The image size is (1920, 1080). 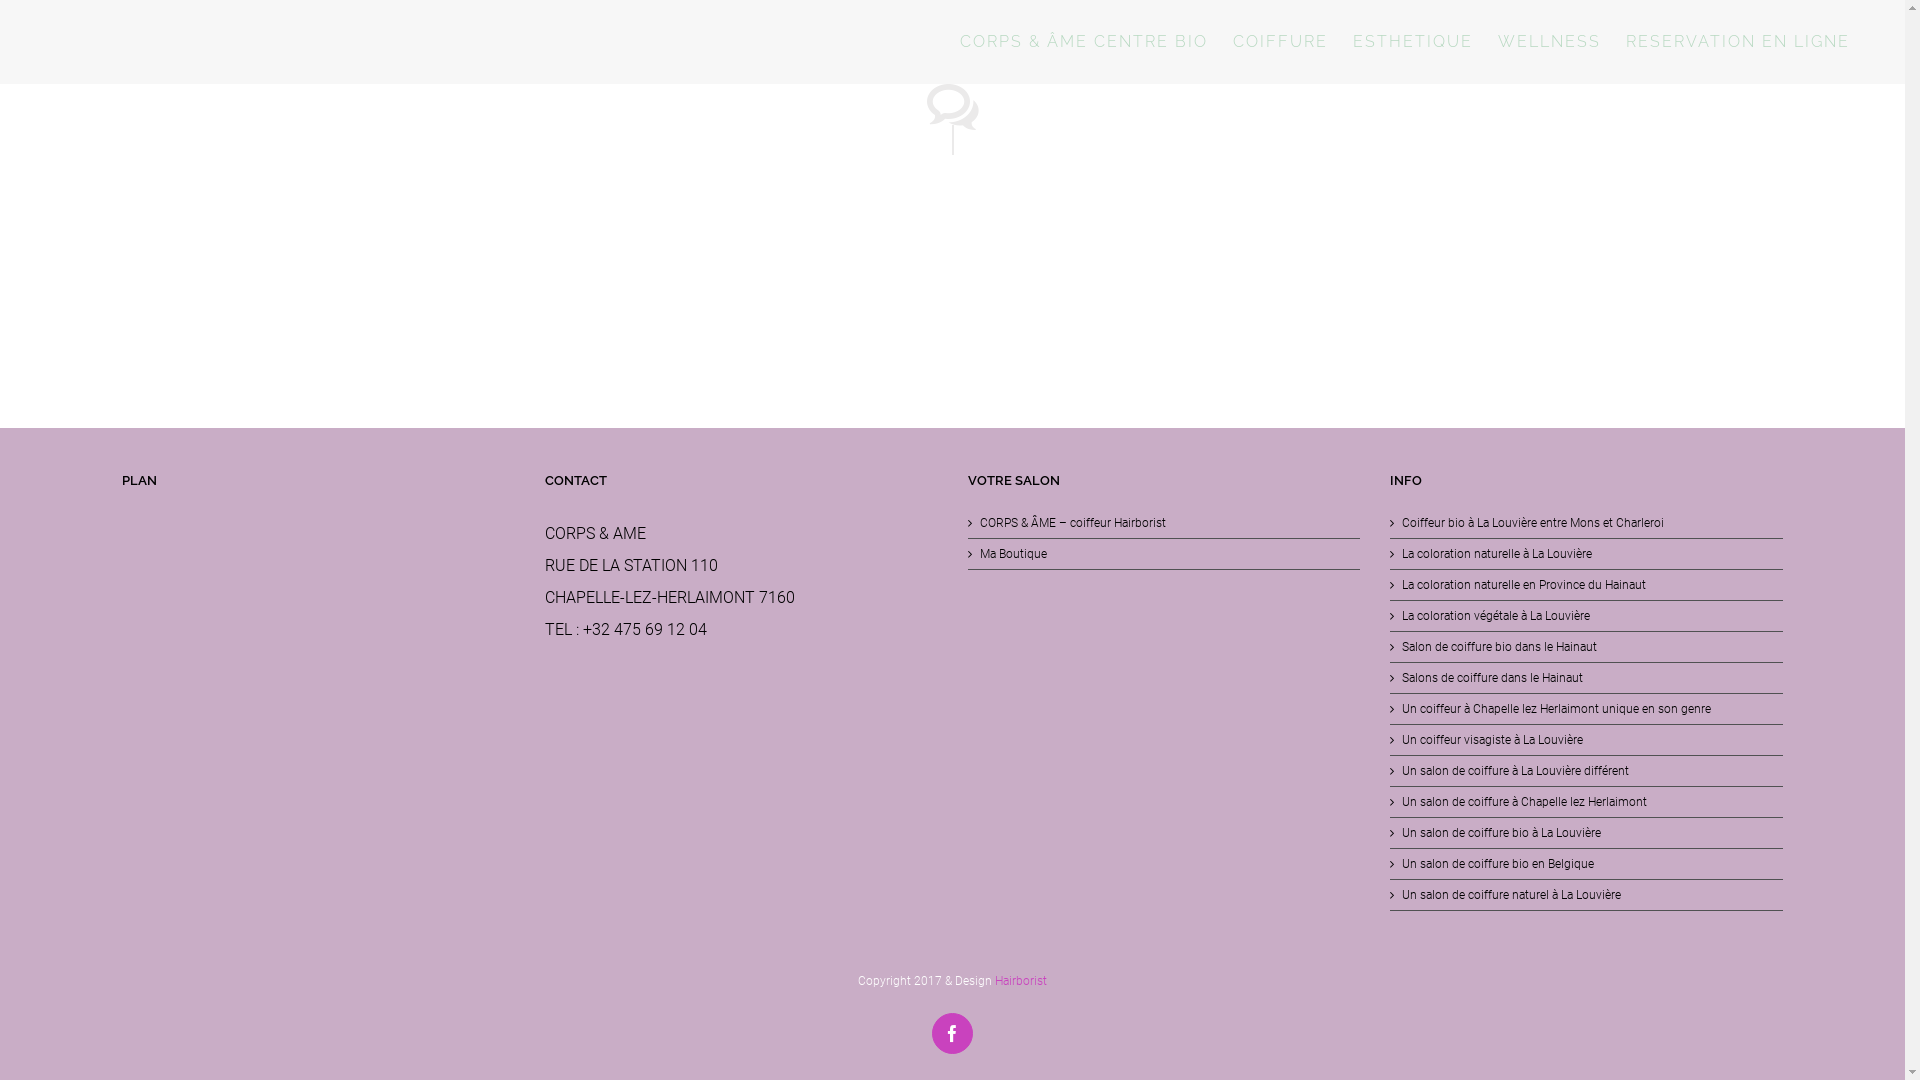 What do you see at coordinates (994, 979) in the screenshot?
I see `'Hairborist'` at bounding box center [994, 979].